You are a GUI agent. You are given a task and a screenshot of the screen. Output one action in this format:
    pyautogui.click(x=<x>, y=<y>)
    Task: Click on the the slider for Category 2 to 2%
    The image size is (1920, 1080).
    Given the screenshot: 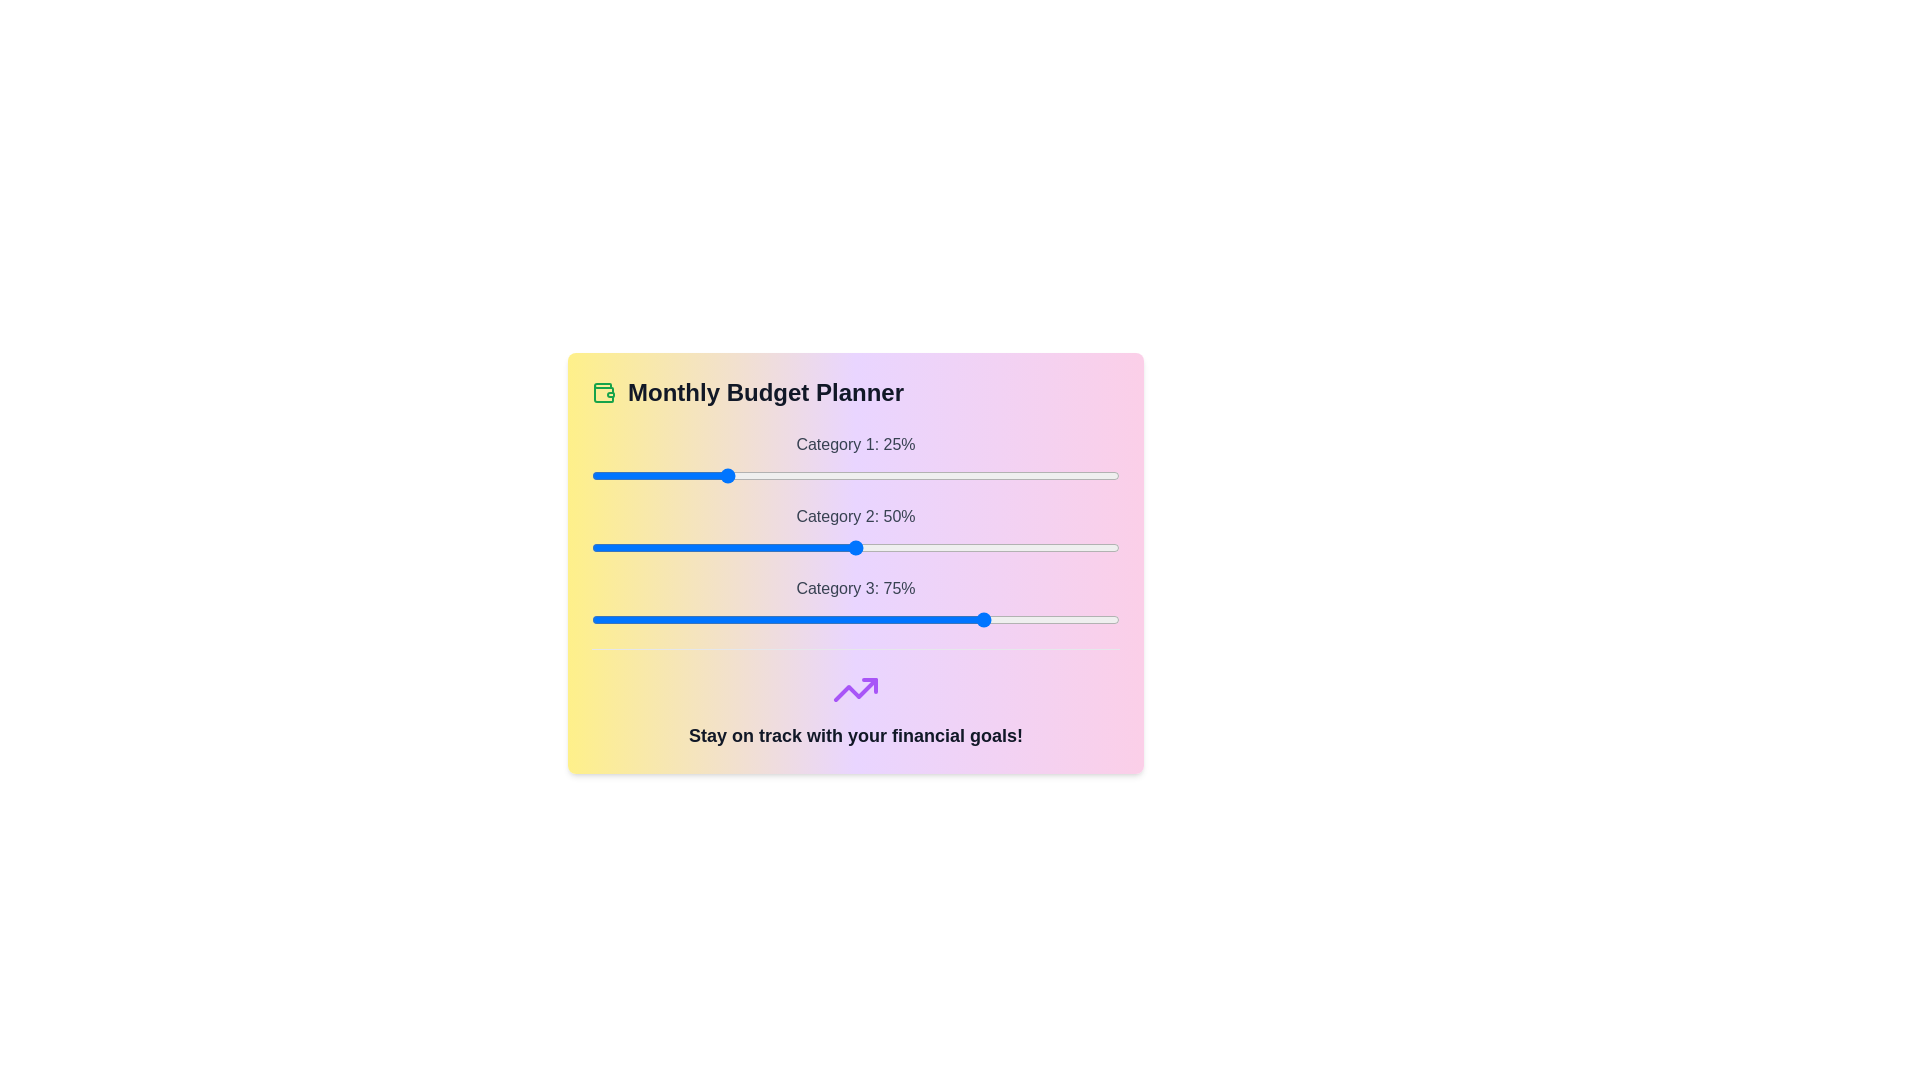 What is the action you would take?
    pyautogui.click(x=601, y=547)
    